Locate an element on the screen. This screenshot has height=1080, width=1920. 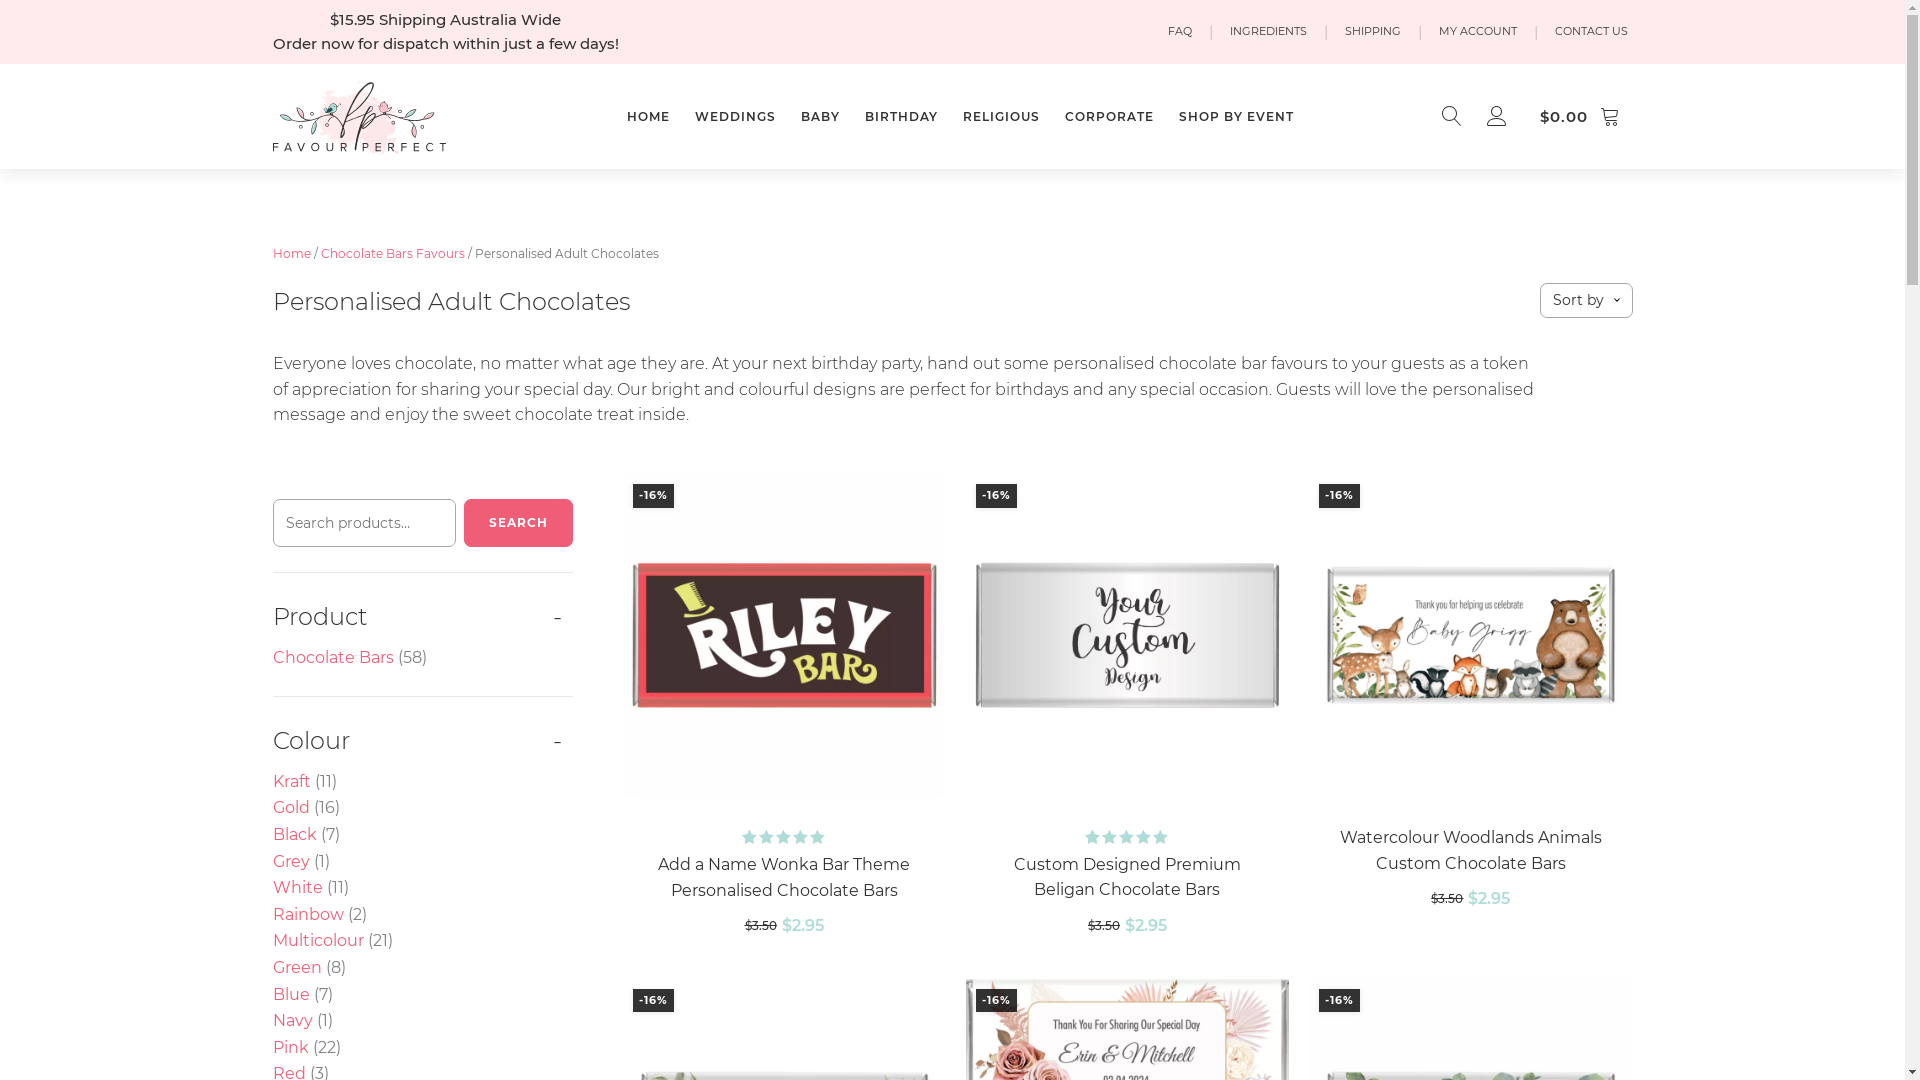
'CORPORATE' is located at coordinates (1108, 116).